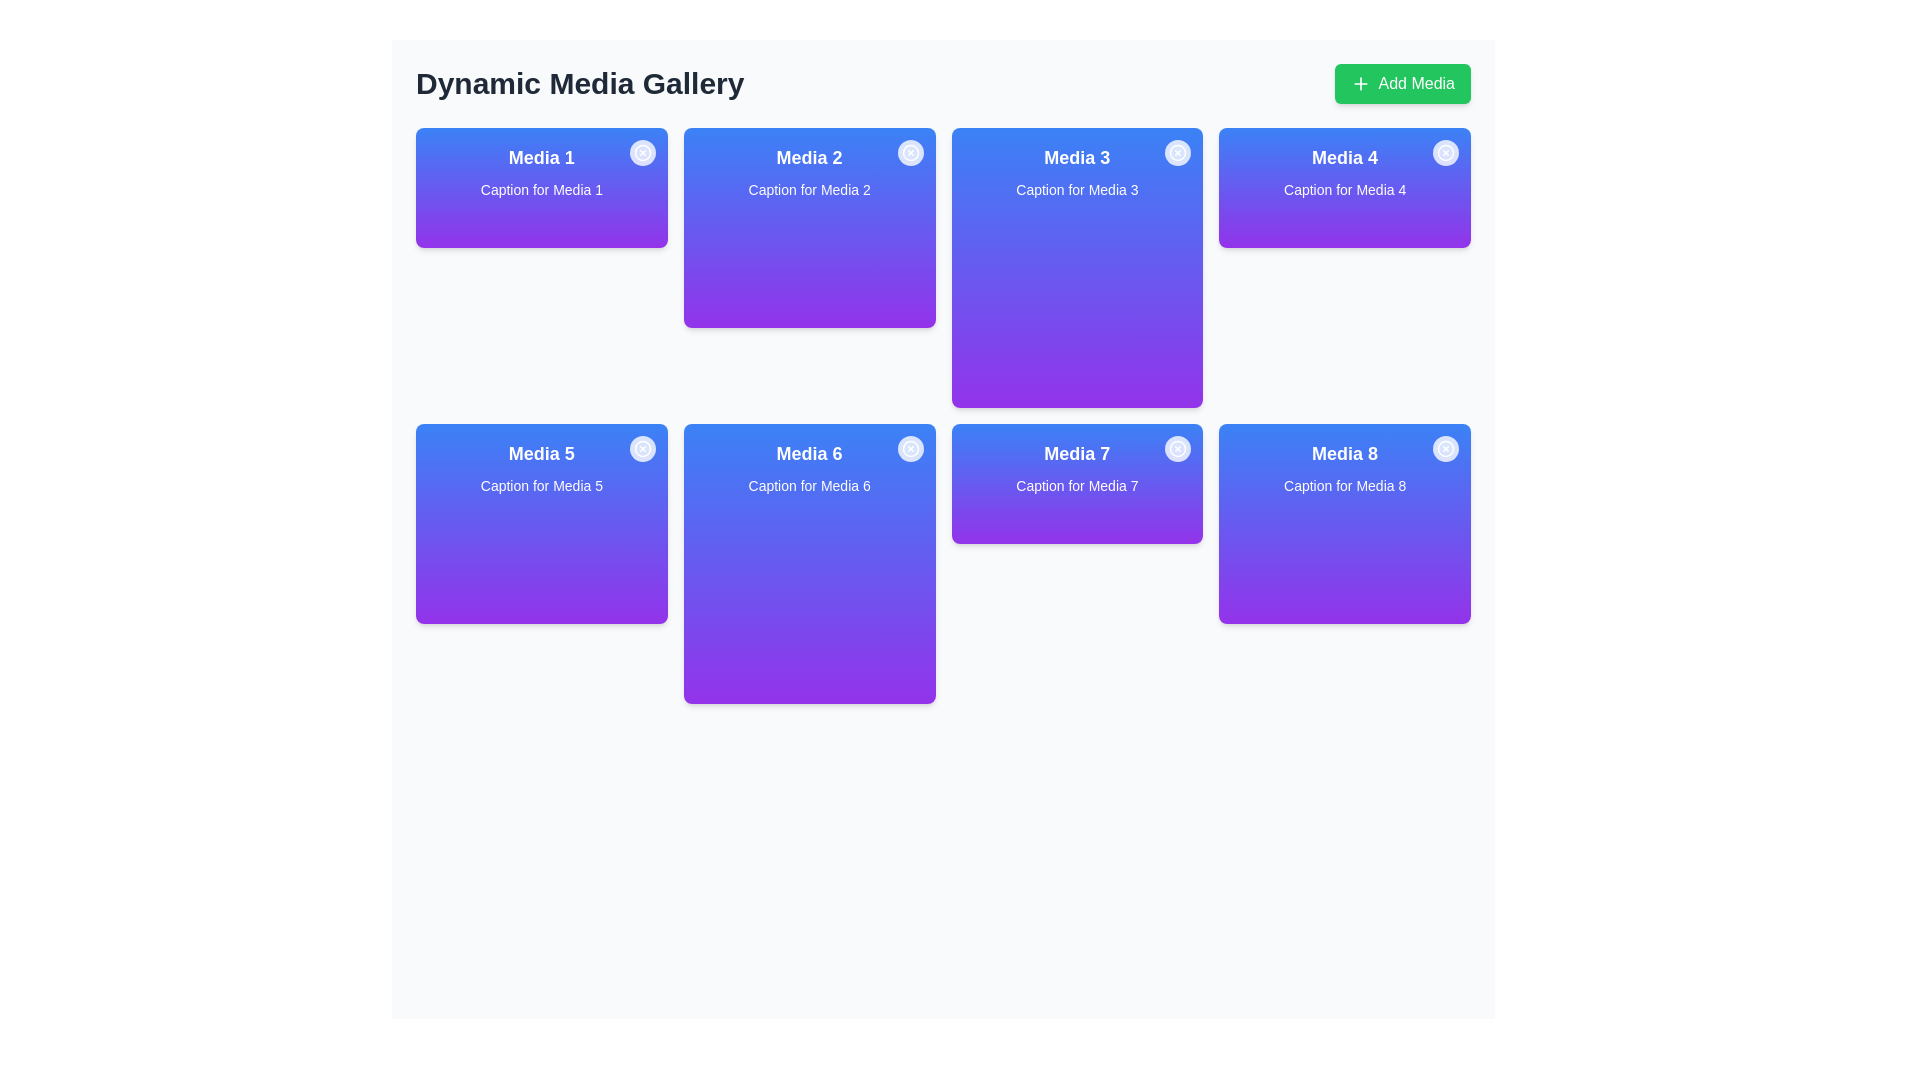 Image resolution: width=1920 pixels, height=1080 pixels. Describe the element at coordinates (1178, 152) in the screenshot. I see `the Close button icon, which is a circular button with a cross inside located in the top-right corner of the 'Media 3' card` at that location.